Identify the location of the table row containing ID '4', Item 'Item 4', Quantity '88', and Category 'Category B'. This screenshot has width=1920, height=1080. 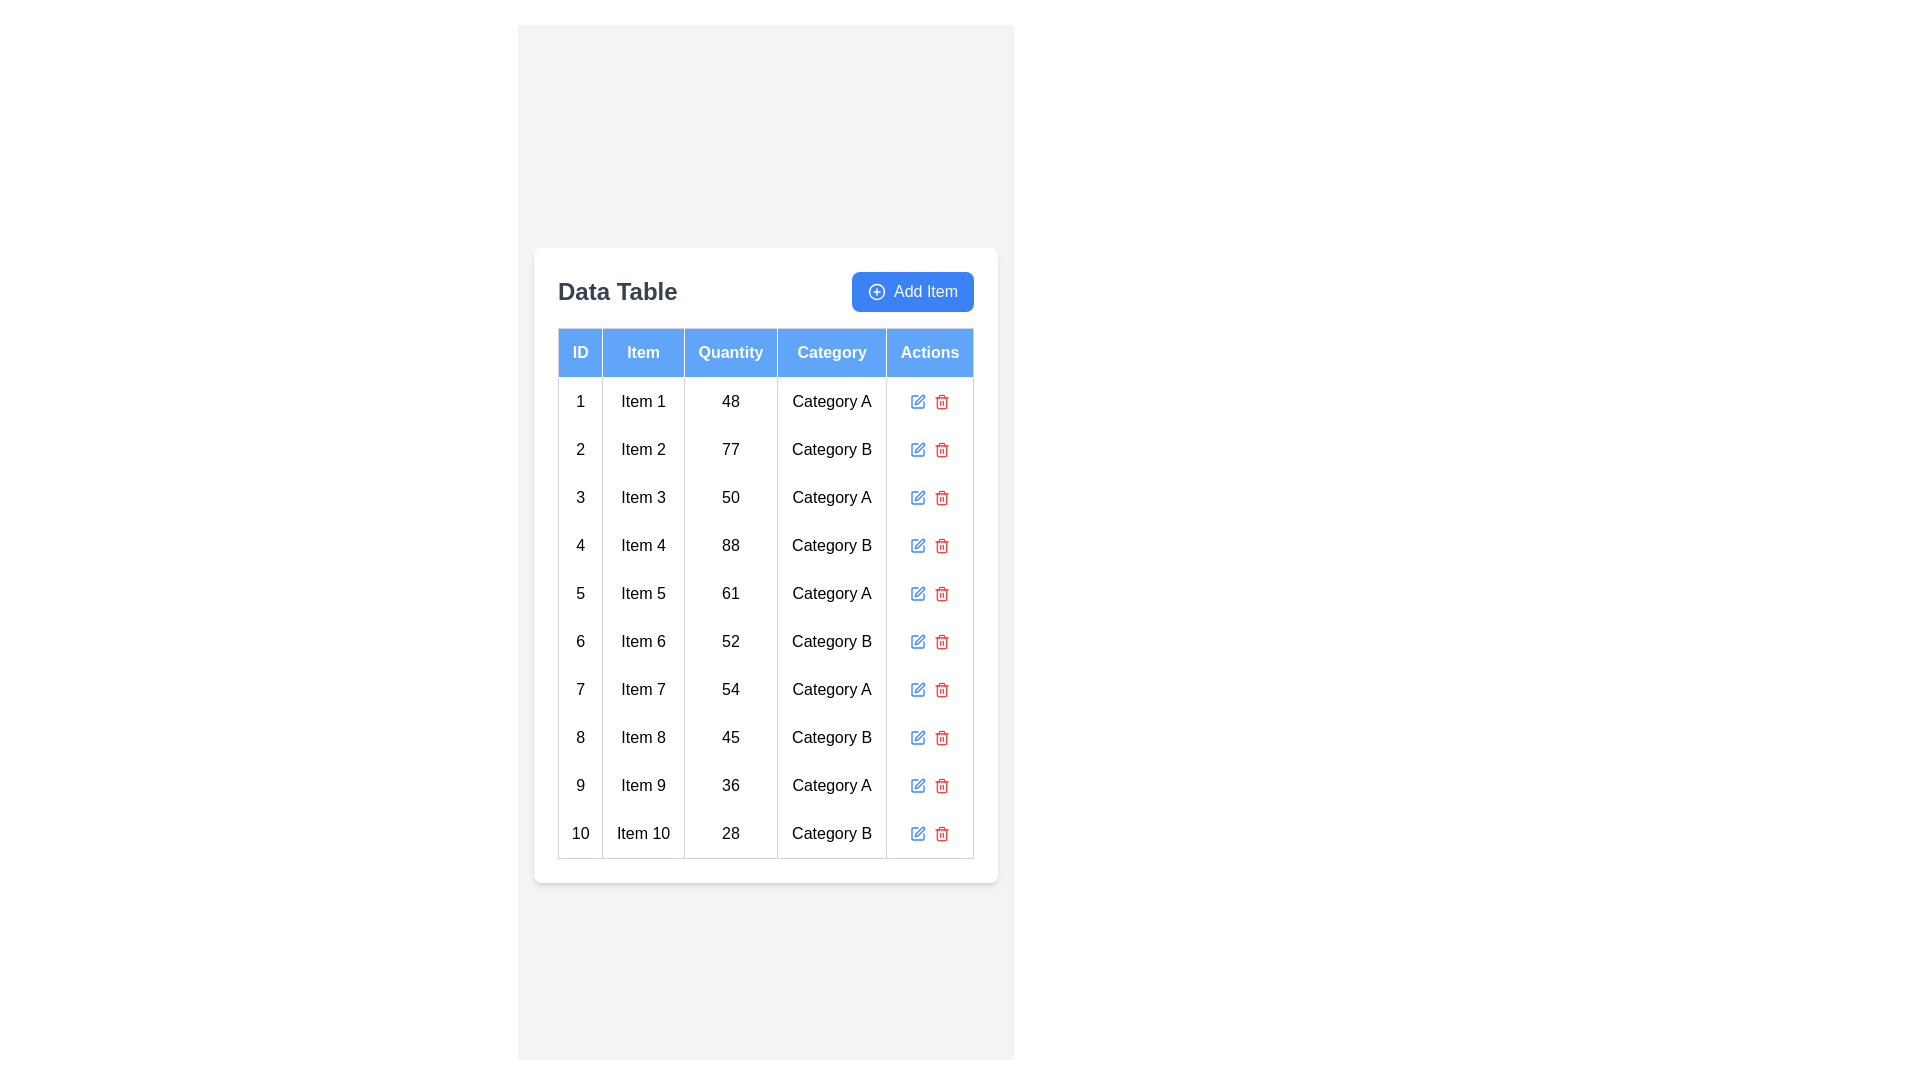
(765, 544).